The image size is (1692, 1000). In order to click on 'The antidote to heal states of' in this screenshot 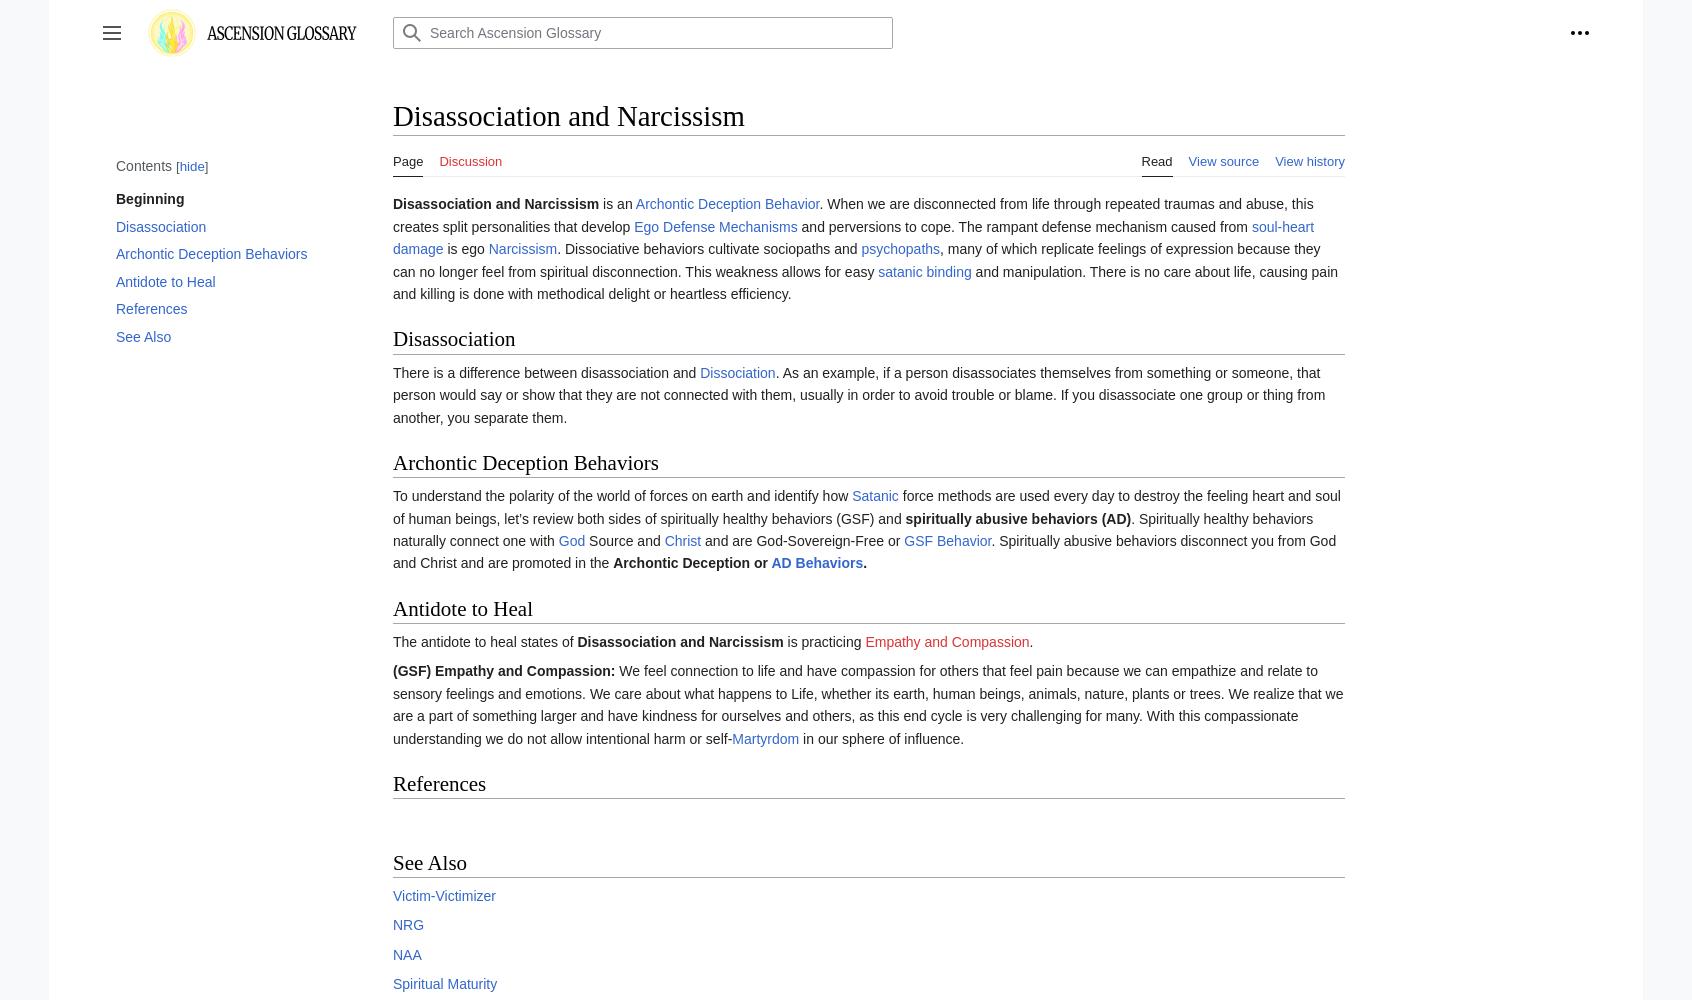, I will do `click(483, 642)`.